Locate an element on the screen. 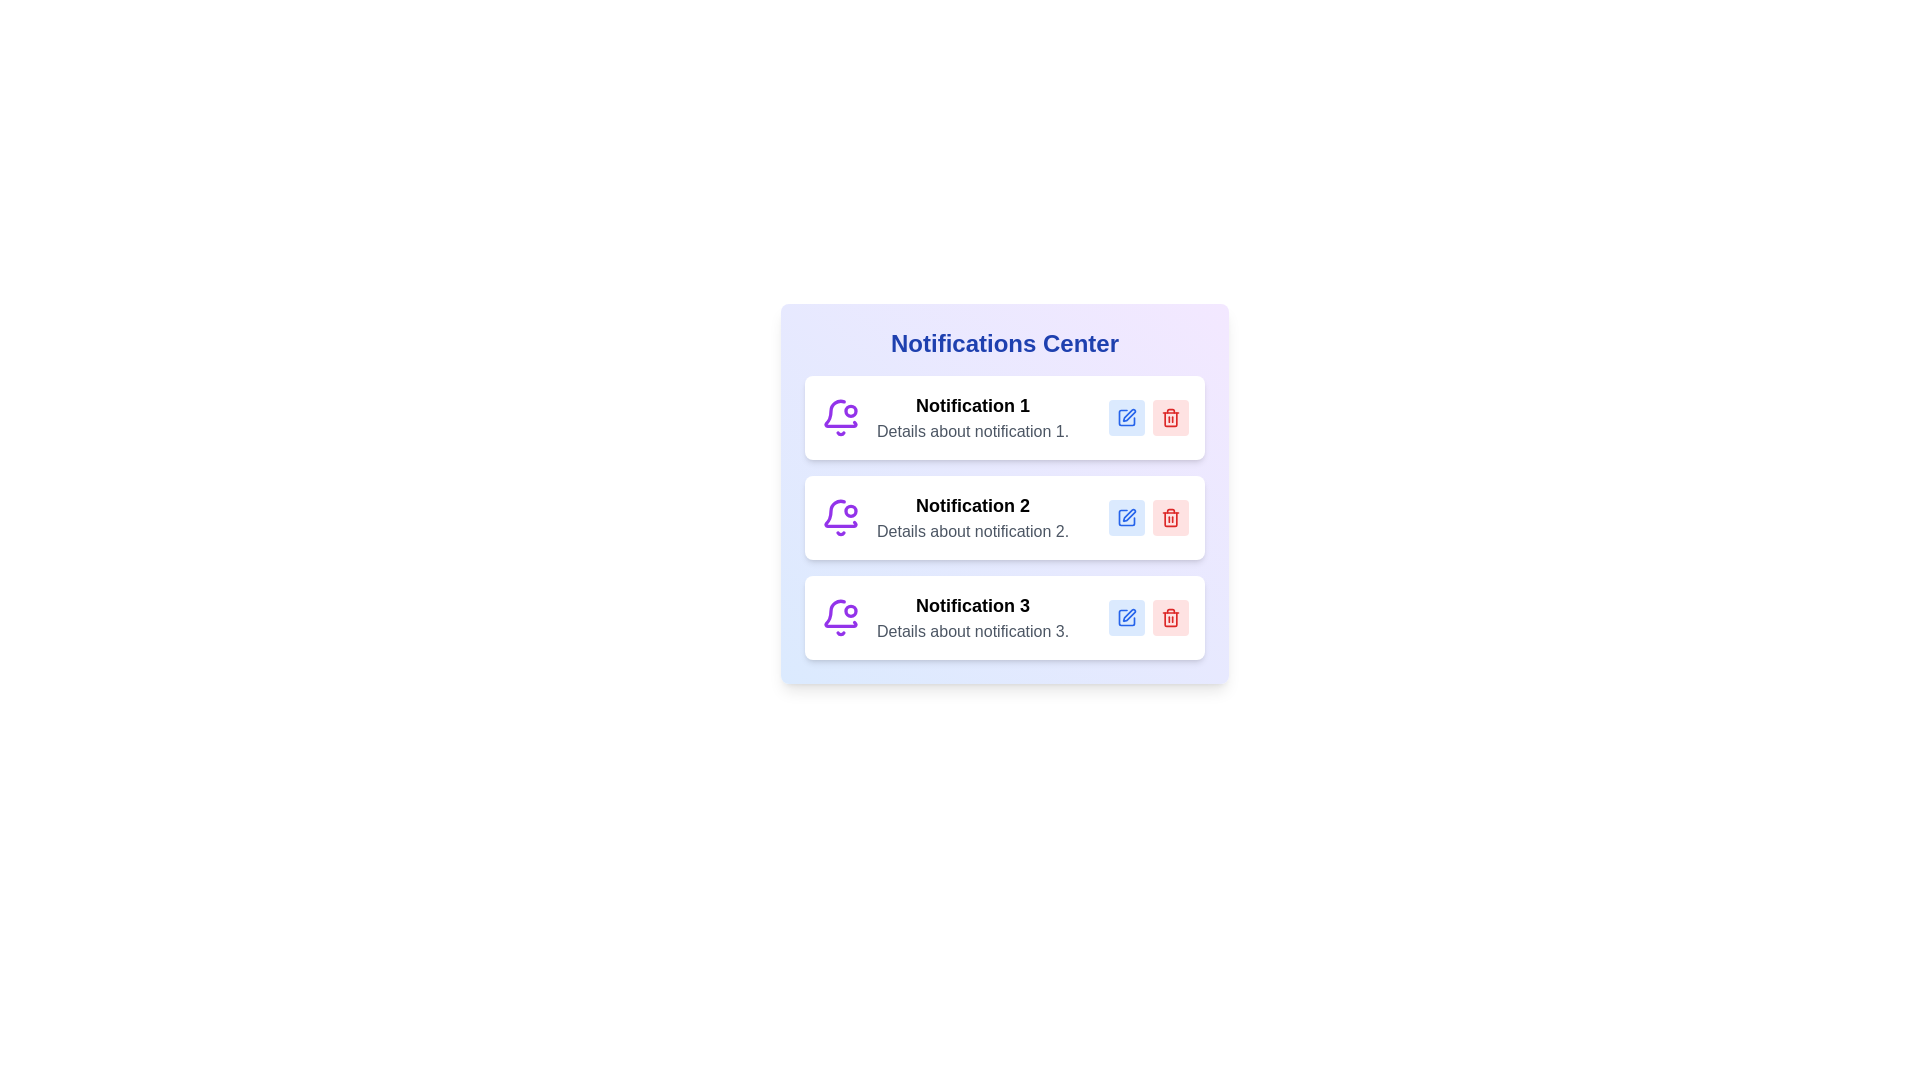 This screenshot has width=1920, height=1080. the circular notification indicator next to the bell icon on the second notification card in the Notifications Center is located at coordinates (850, 509).